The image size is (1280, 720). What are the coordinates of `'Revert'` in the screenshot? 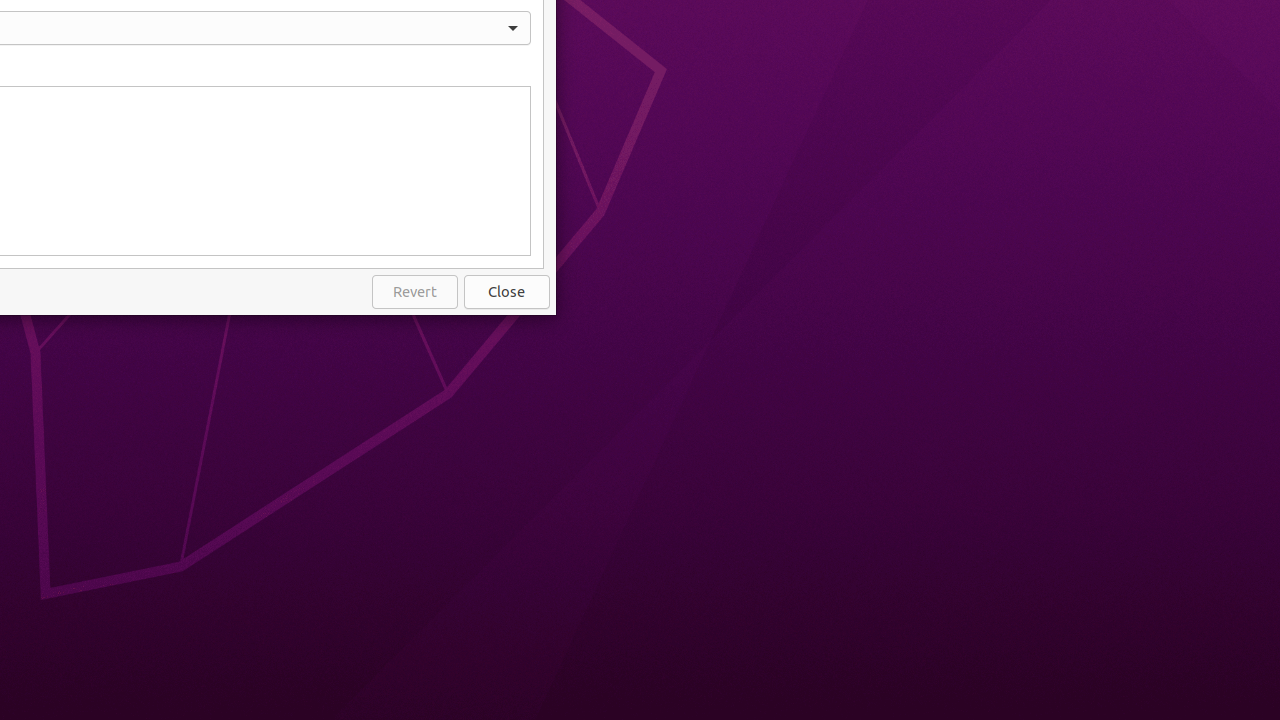 It's located at (413, 292).